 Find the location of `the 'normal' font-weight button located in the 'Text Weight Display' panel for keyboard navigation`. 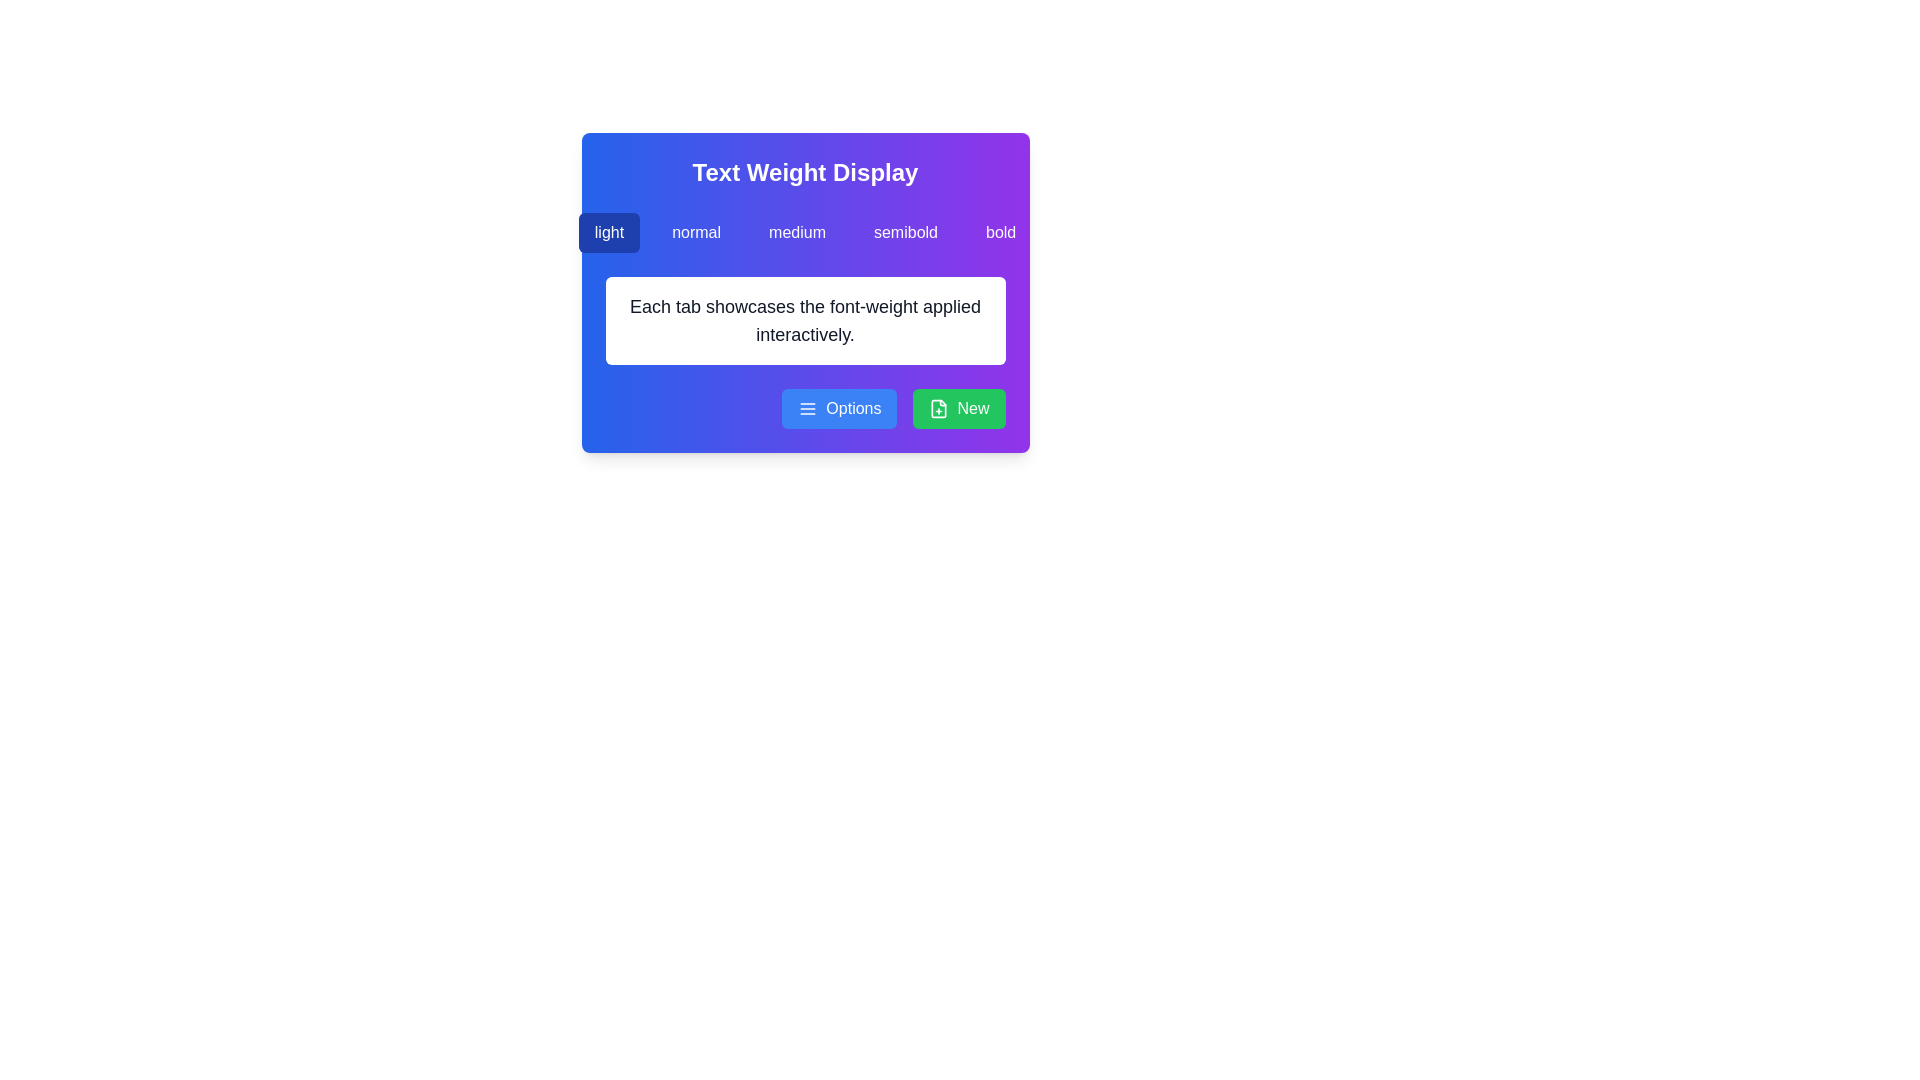

the 'normal' font-weight button located in the 'Text Weight Display' panel for keyboard navigation is located at coordinates (696, 231).